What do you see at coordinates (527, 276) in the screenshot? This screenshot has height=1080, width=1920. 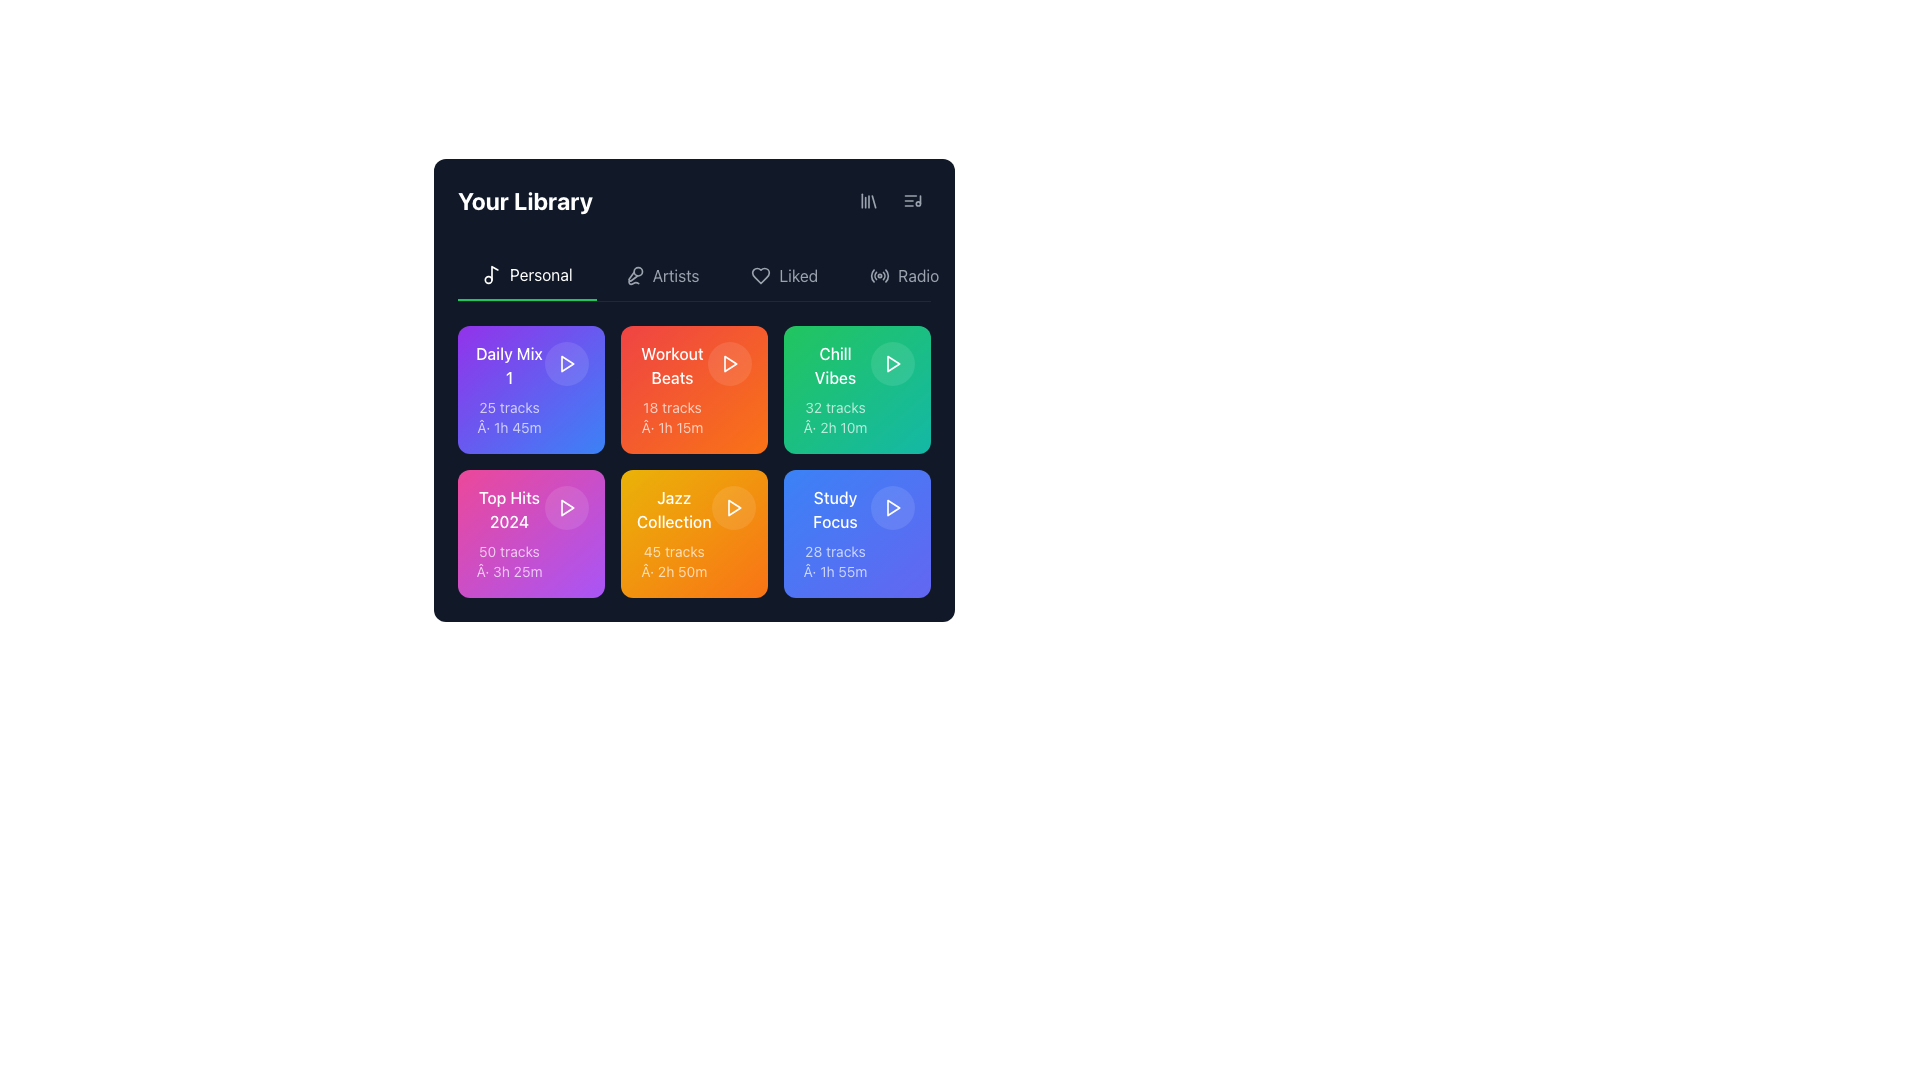 I see `the 'Personal' button, which is the first tab in a horizontal row of buttons, indicated by its green underline and white text` at bounding box center [527, 276].